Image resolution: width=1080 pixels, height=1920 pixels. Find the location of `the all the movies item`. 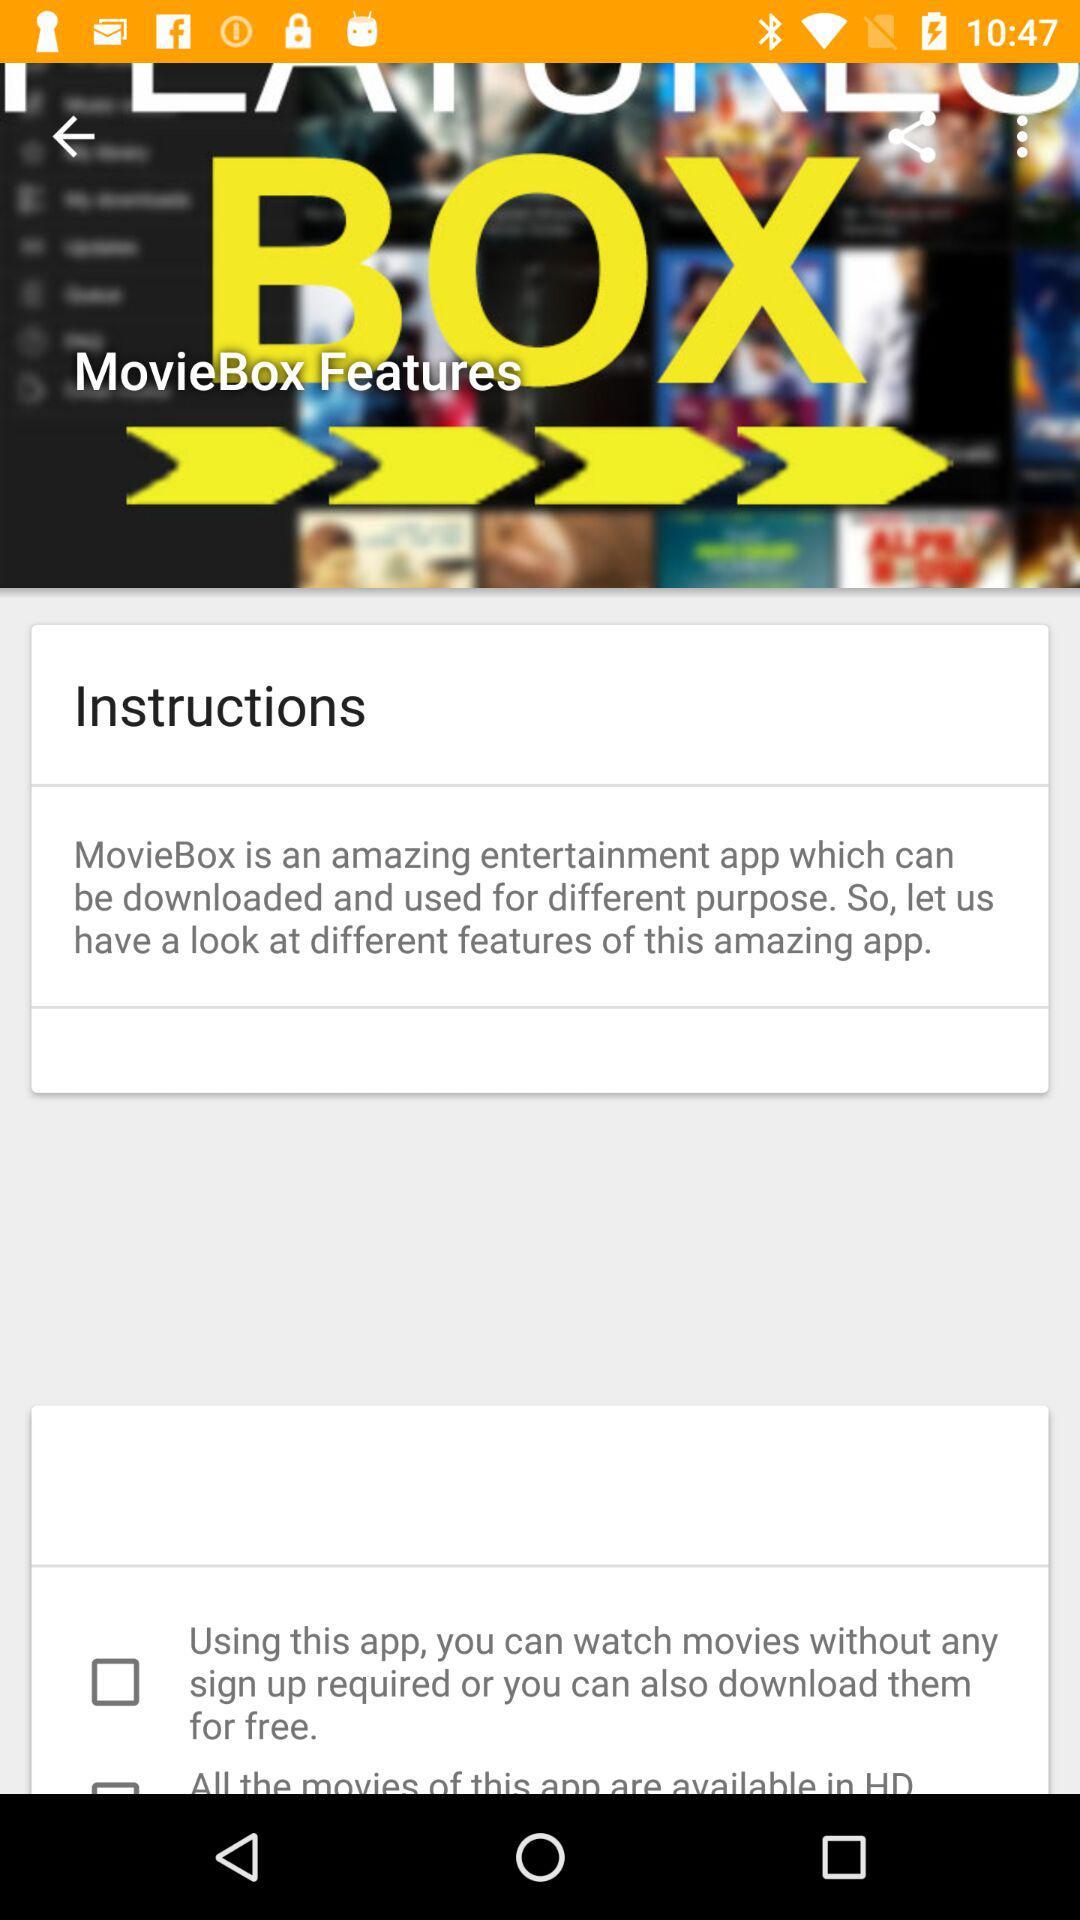

the all the movies item is located at coordinates (540, 1777).